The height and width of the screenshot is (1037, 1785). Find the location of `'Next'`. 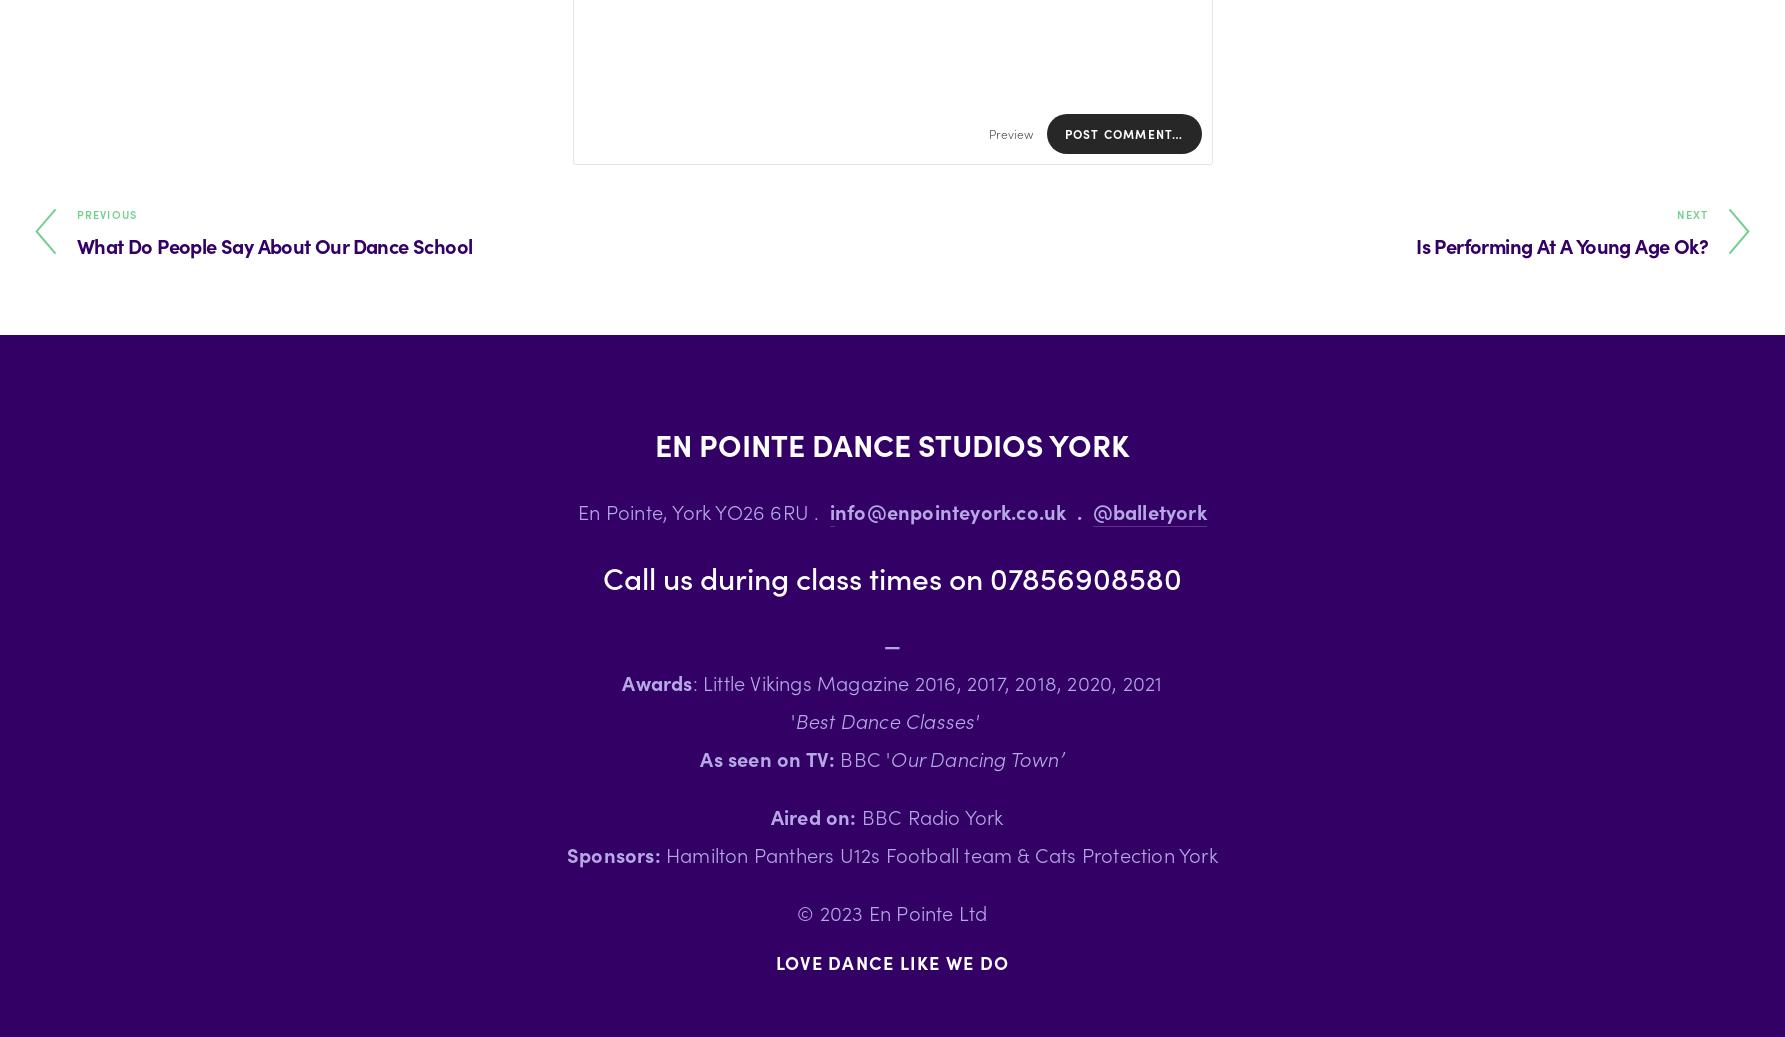

'Next' is located at coordinates (1691, 211).